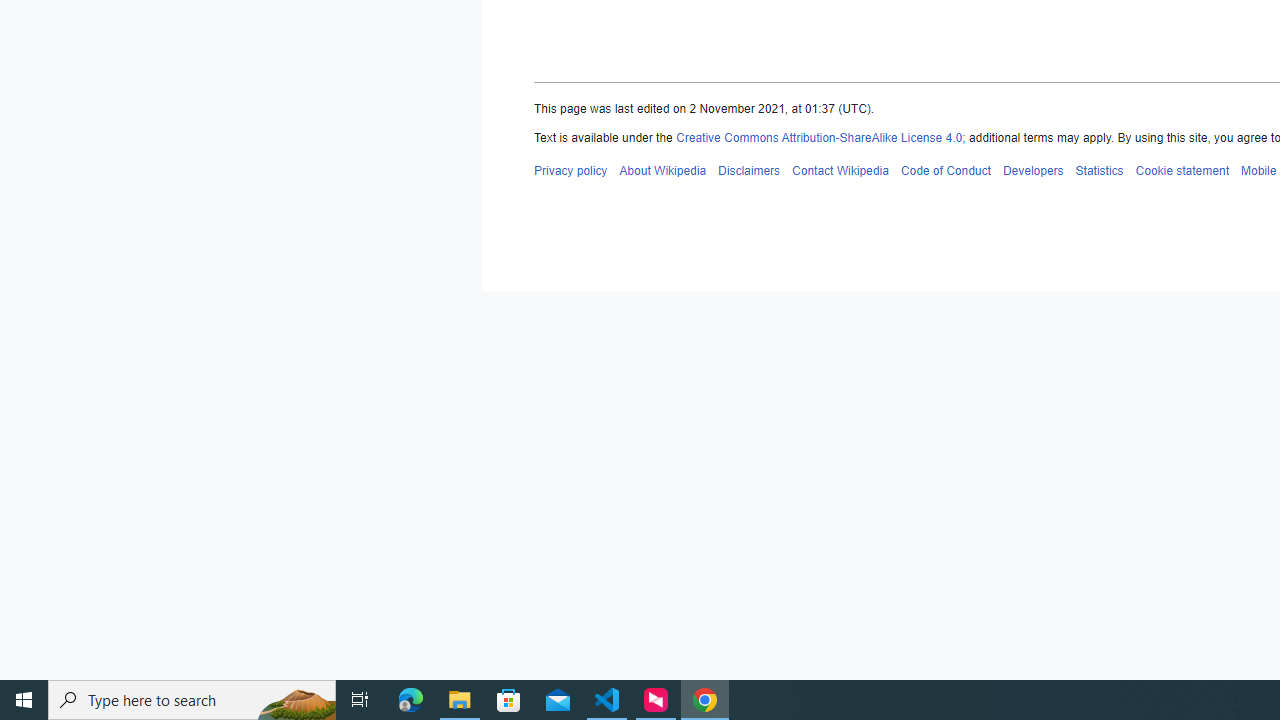  Describe the element at coordinates (1182, 169) in the screenshot. I see `'Cookie statement'` at that location.